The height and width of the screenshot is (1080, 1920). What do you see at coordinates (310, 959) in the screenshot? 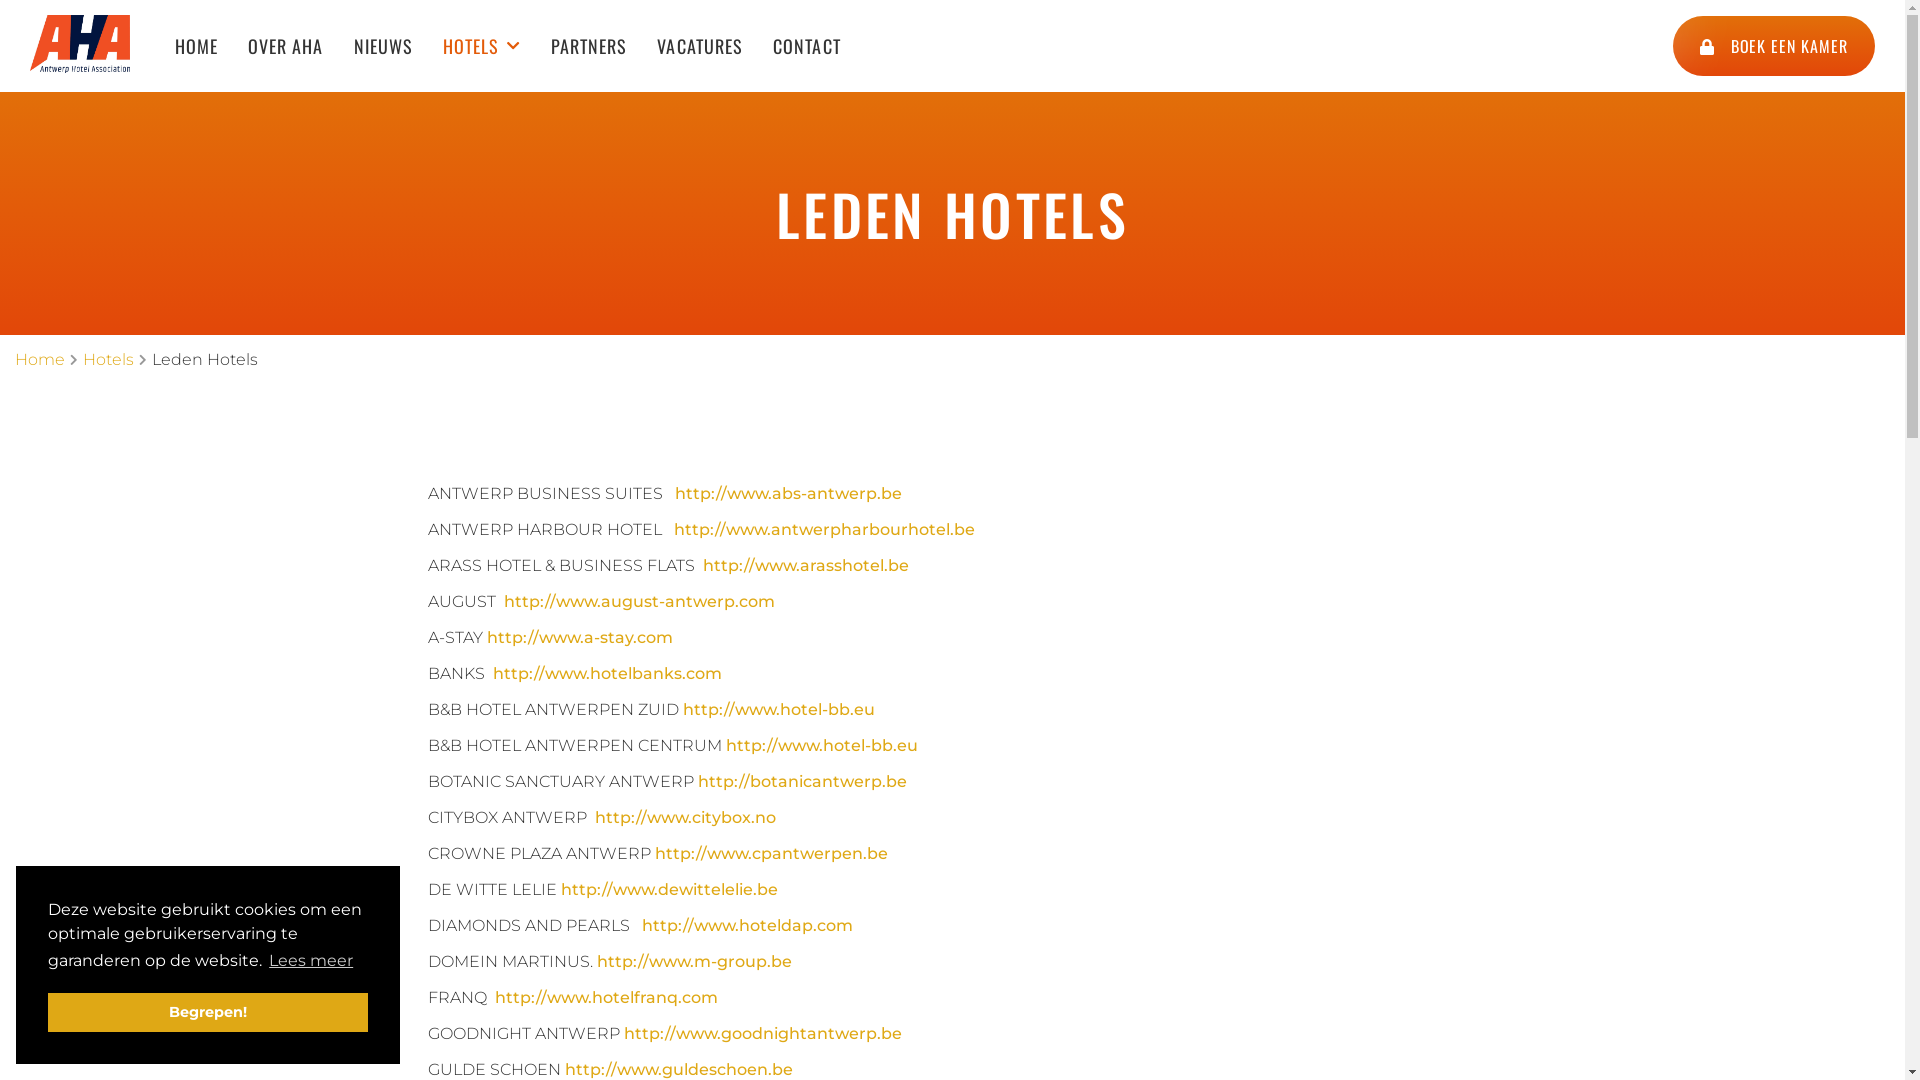
I see `'Lees meer'` at bounding box center [310, 959].